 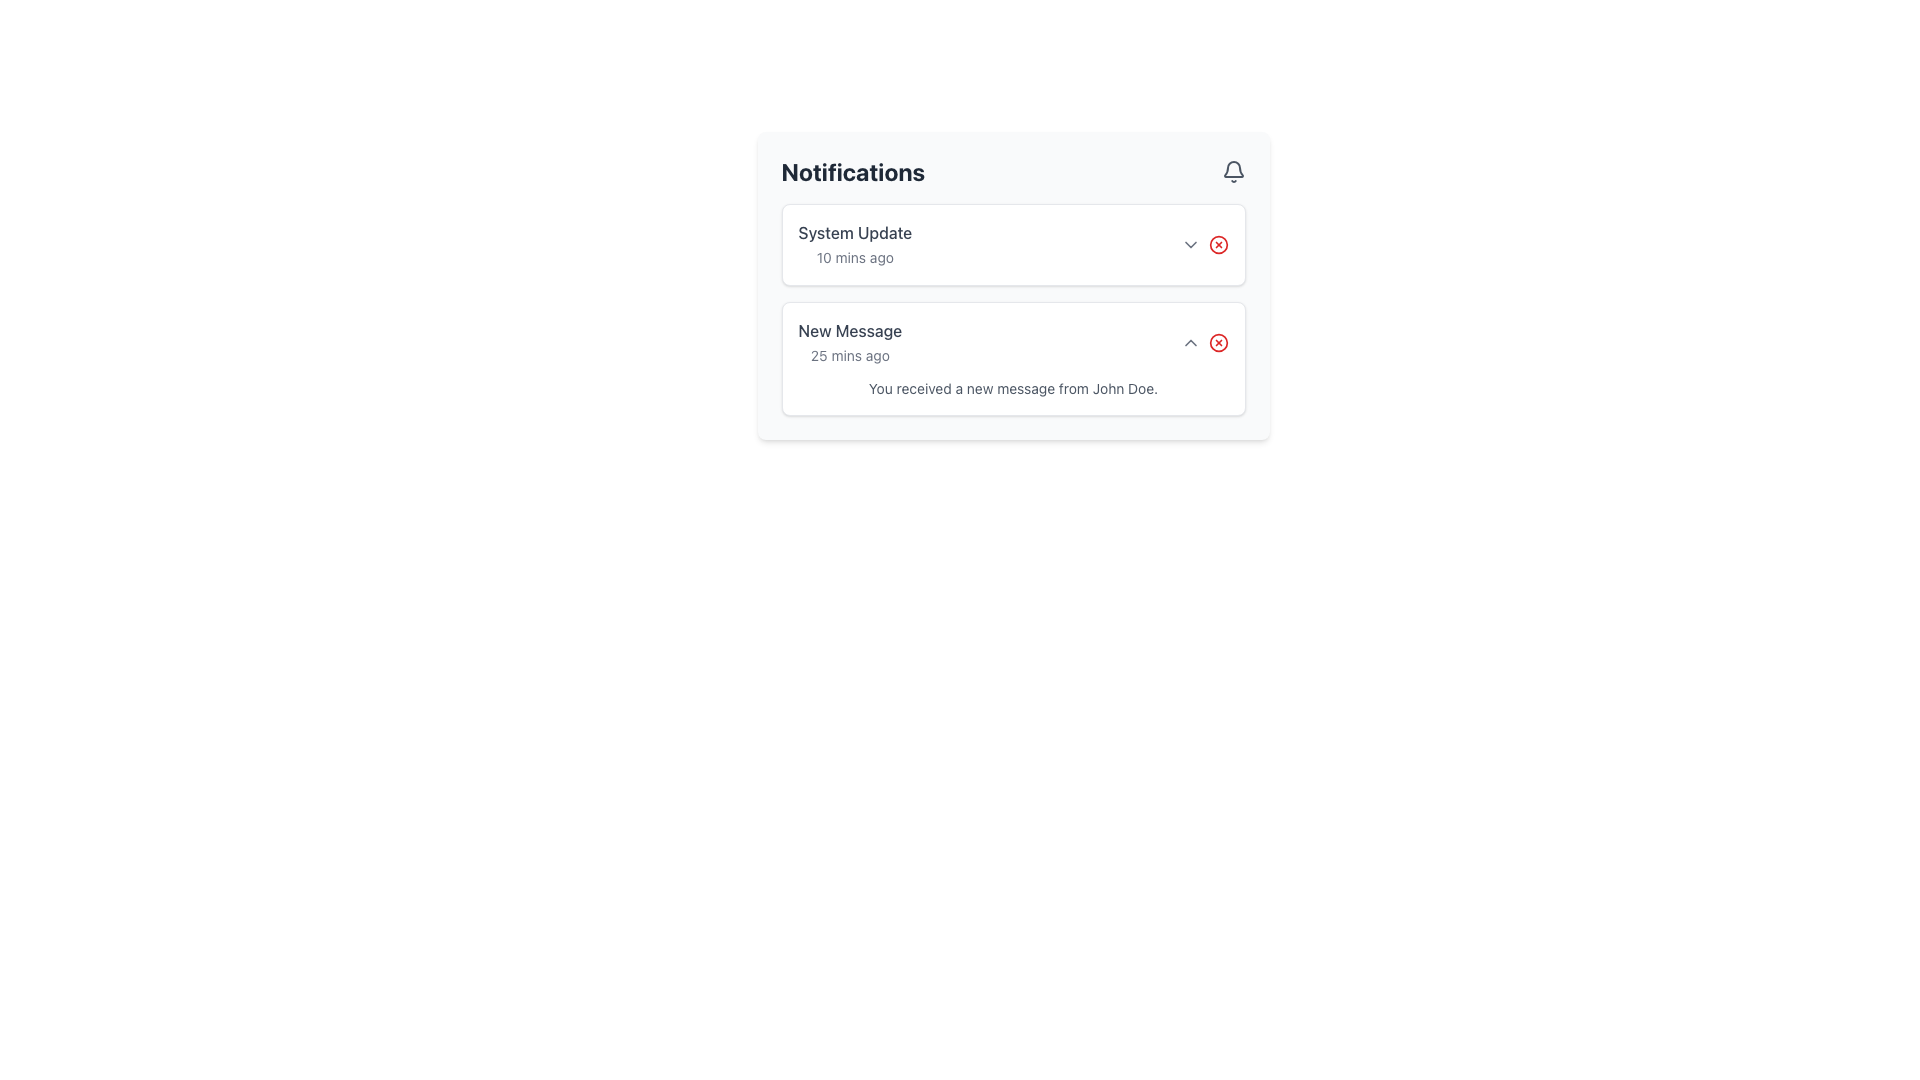 I want to click on the message content text within the 'New Message' notification block, located beneath the main title and timestamp, so click(x=1013, y=389).